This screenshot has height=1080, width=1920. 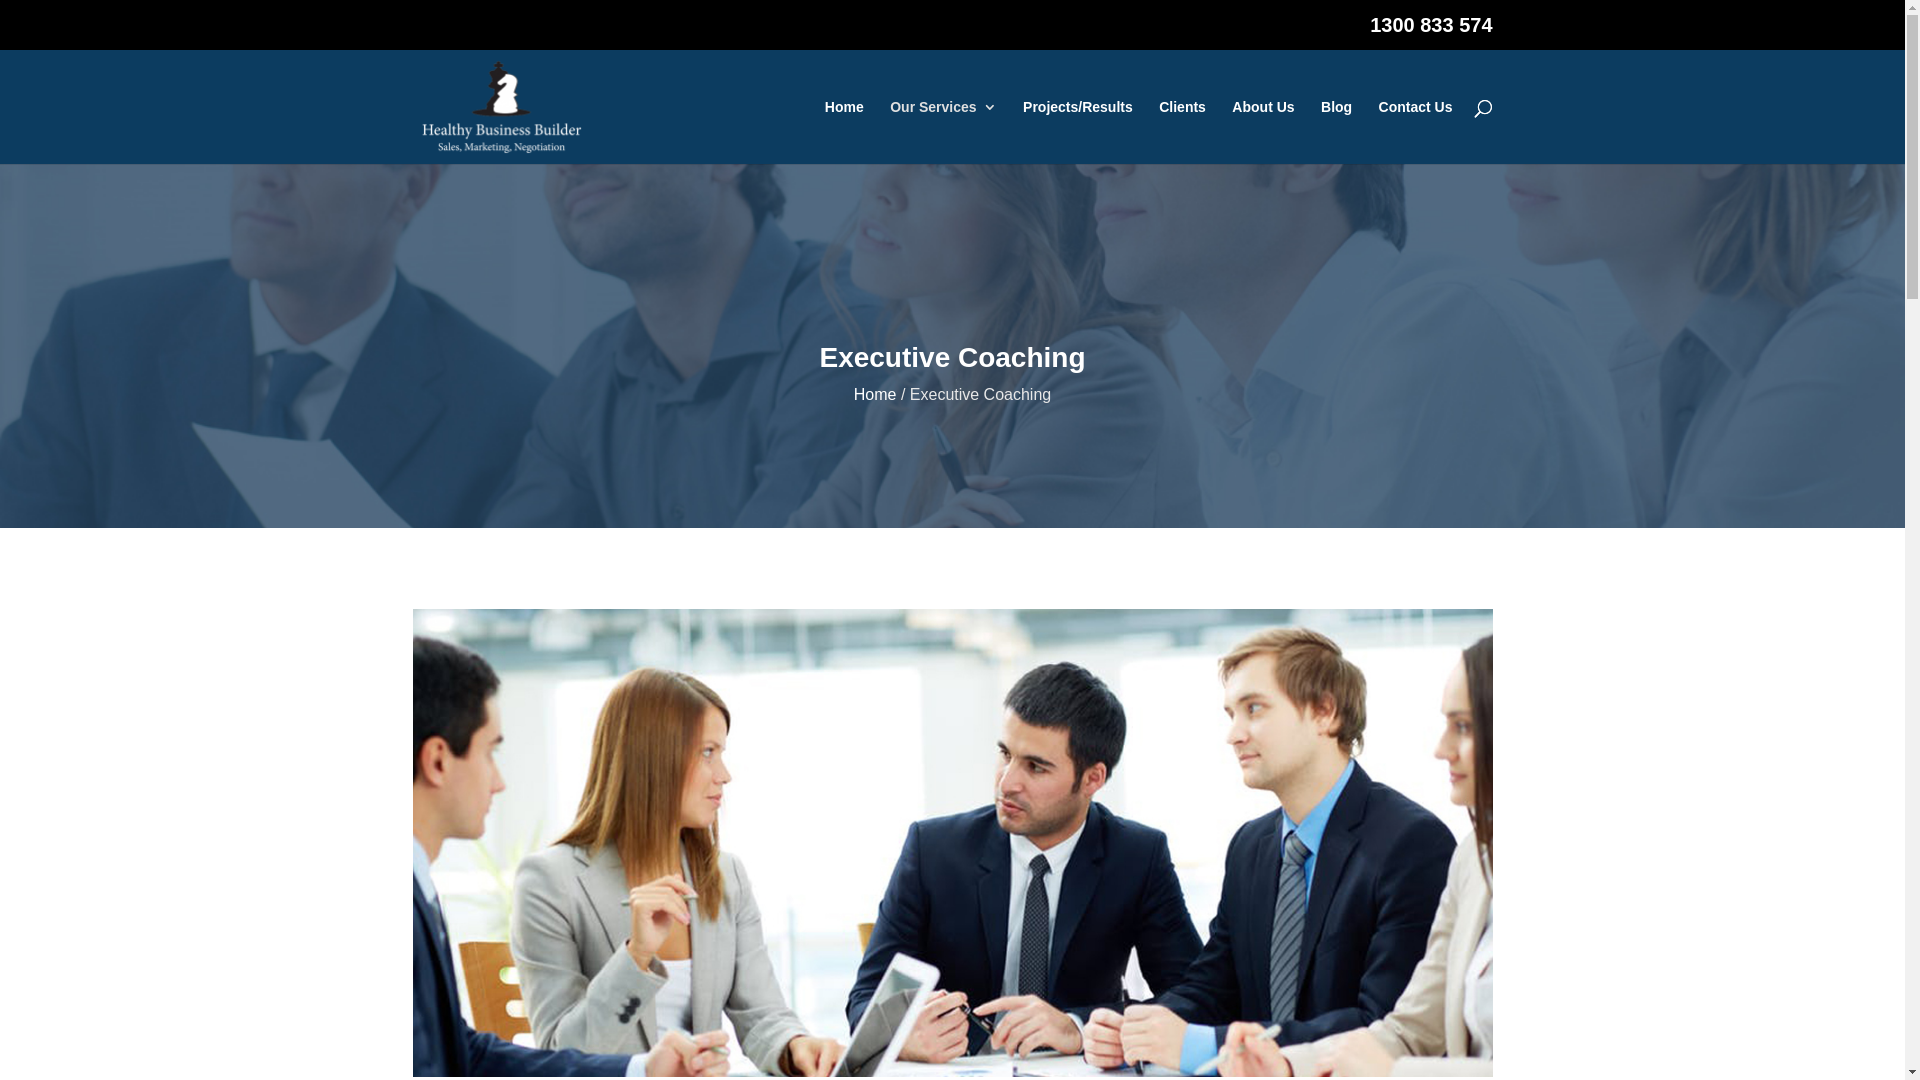 What do you see at coordinates (854, 394) in the screenshot?
I see `'Home'` at bounding box center [854, 394].